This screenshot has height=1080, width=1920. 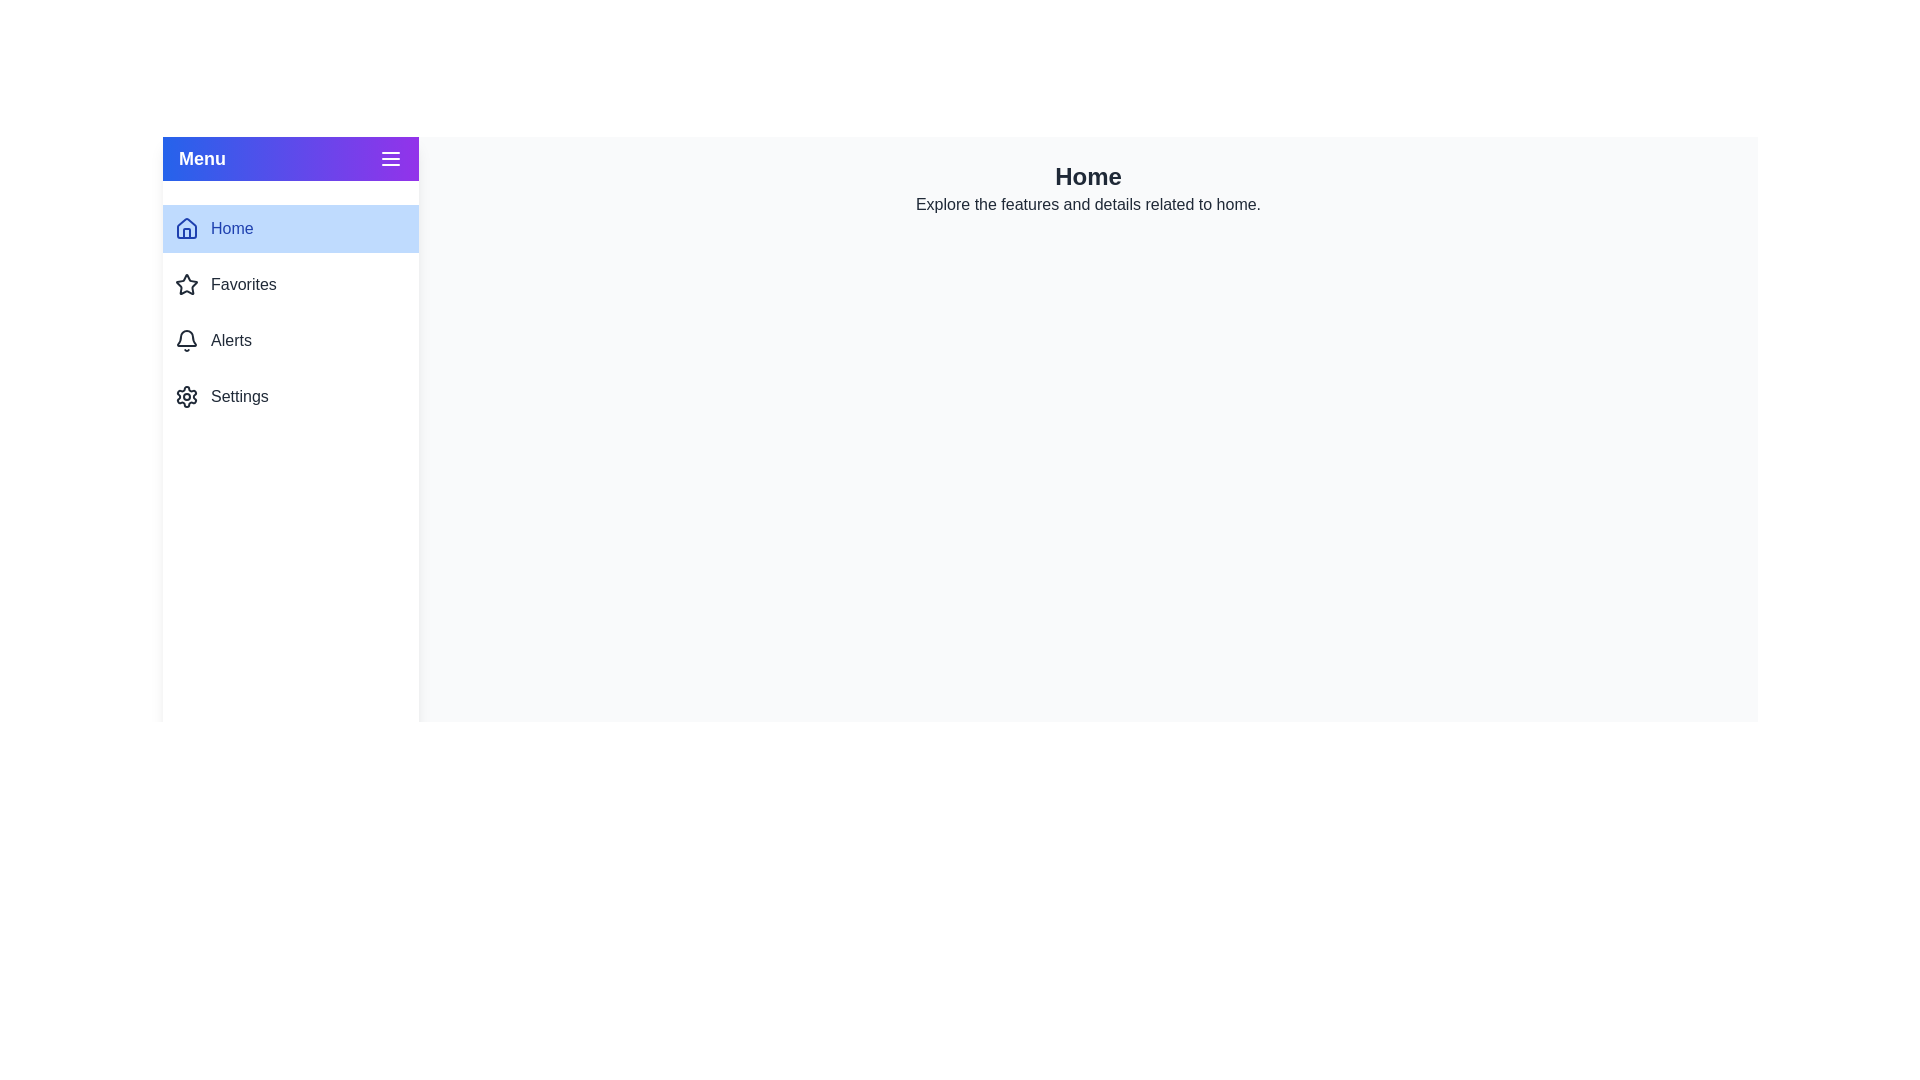 I want to click on the gear-shaped icon associated with settings for accessibility interaction, so click(x=187, y=397).